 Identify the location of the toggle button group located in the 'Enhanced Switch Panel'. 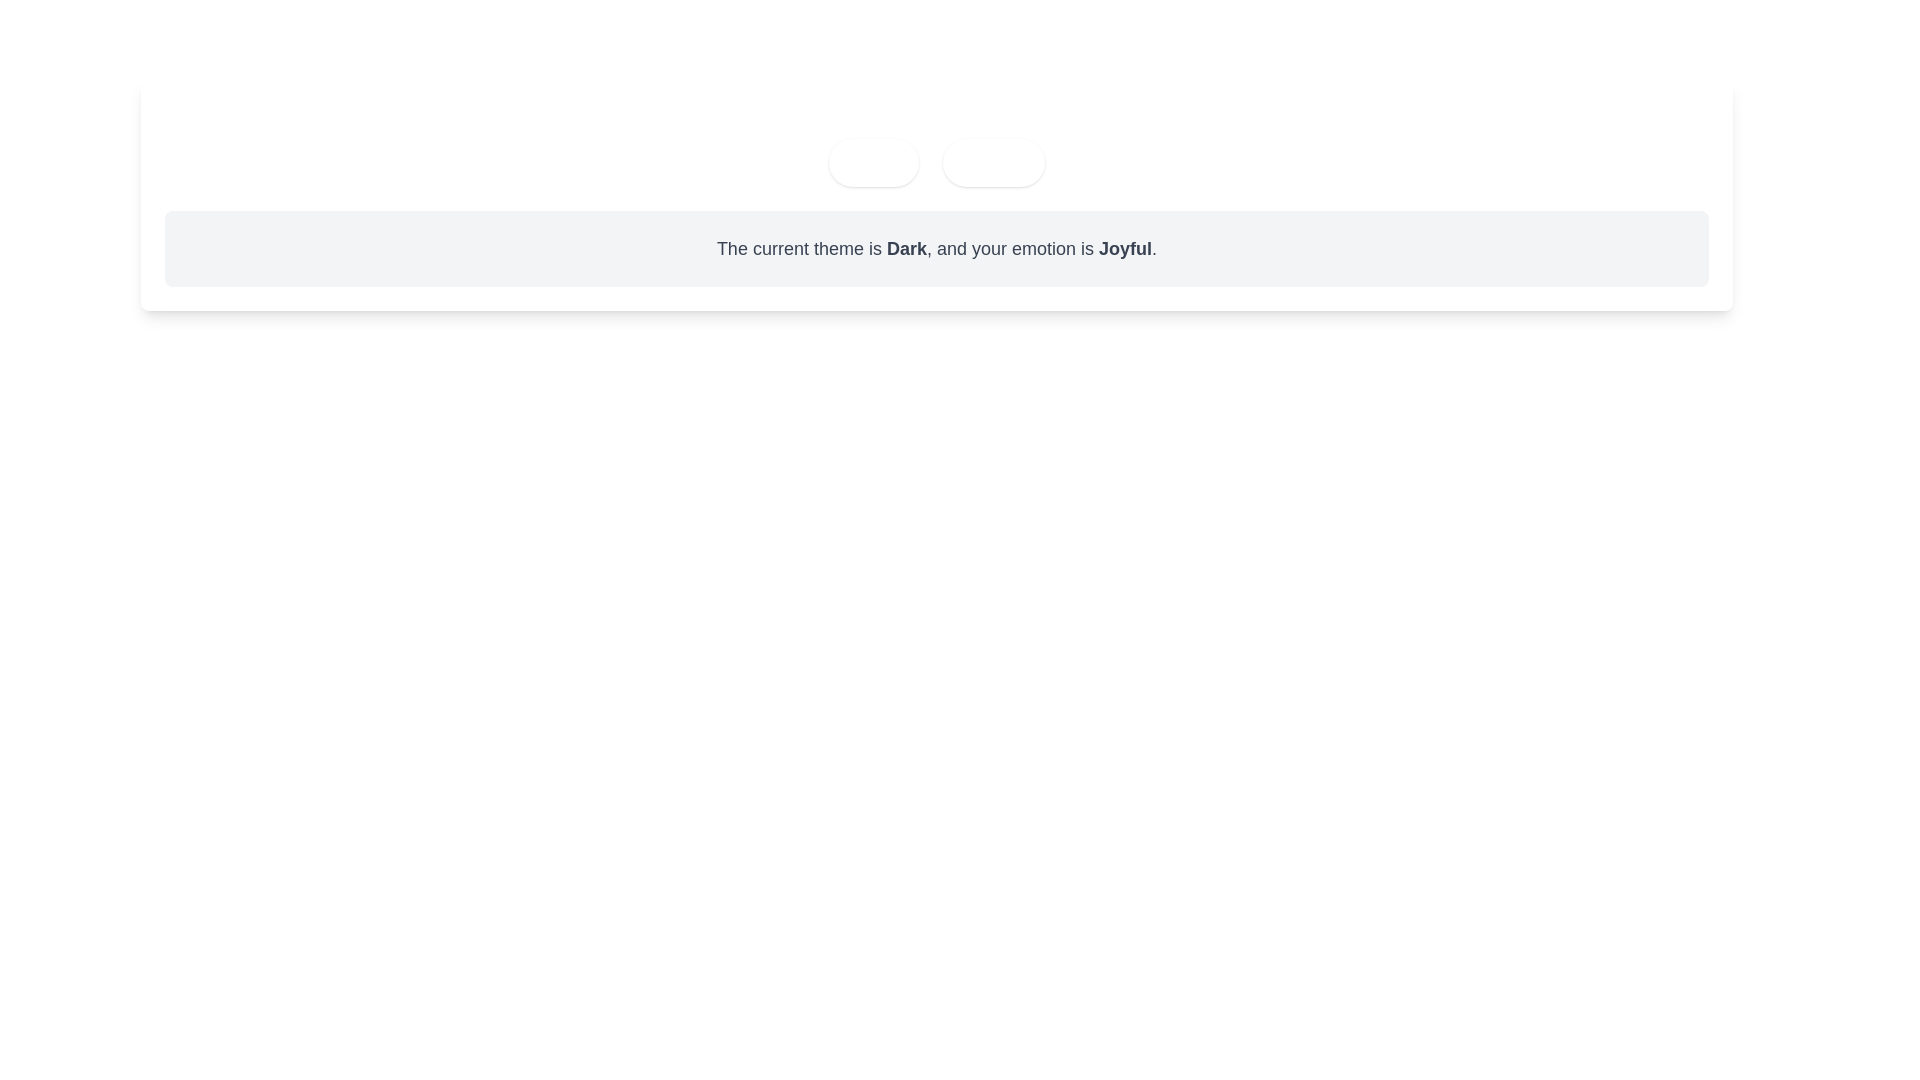
(935, 161).